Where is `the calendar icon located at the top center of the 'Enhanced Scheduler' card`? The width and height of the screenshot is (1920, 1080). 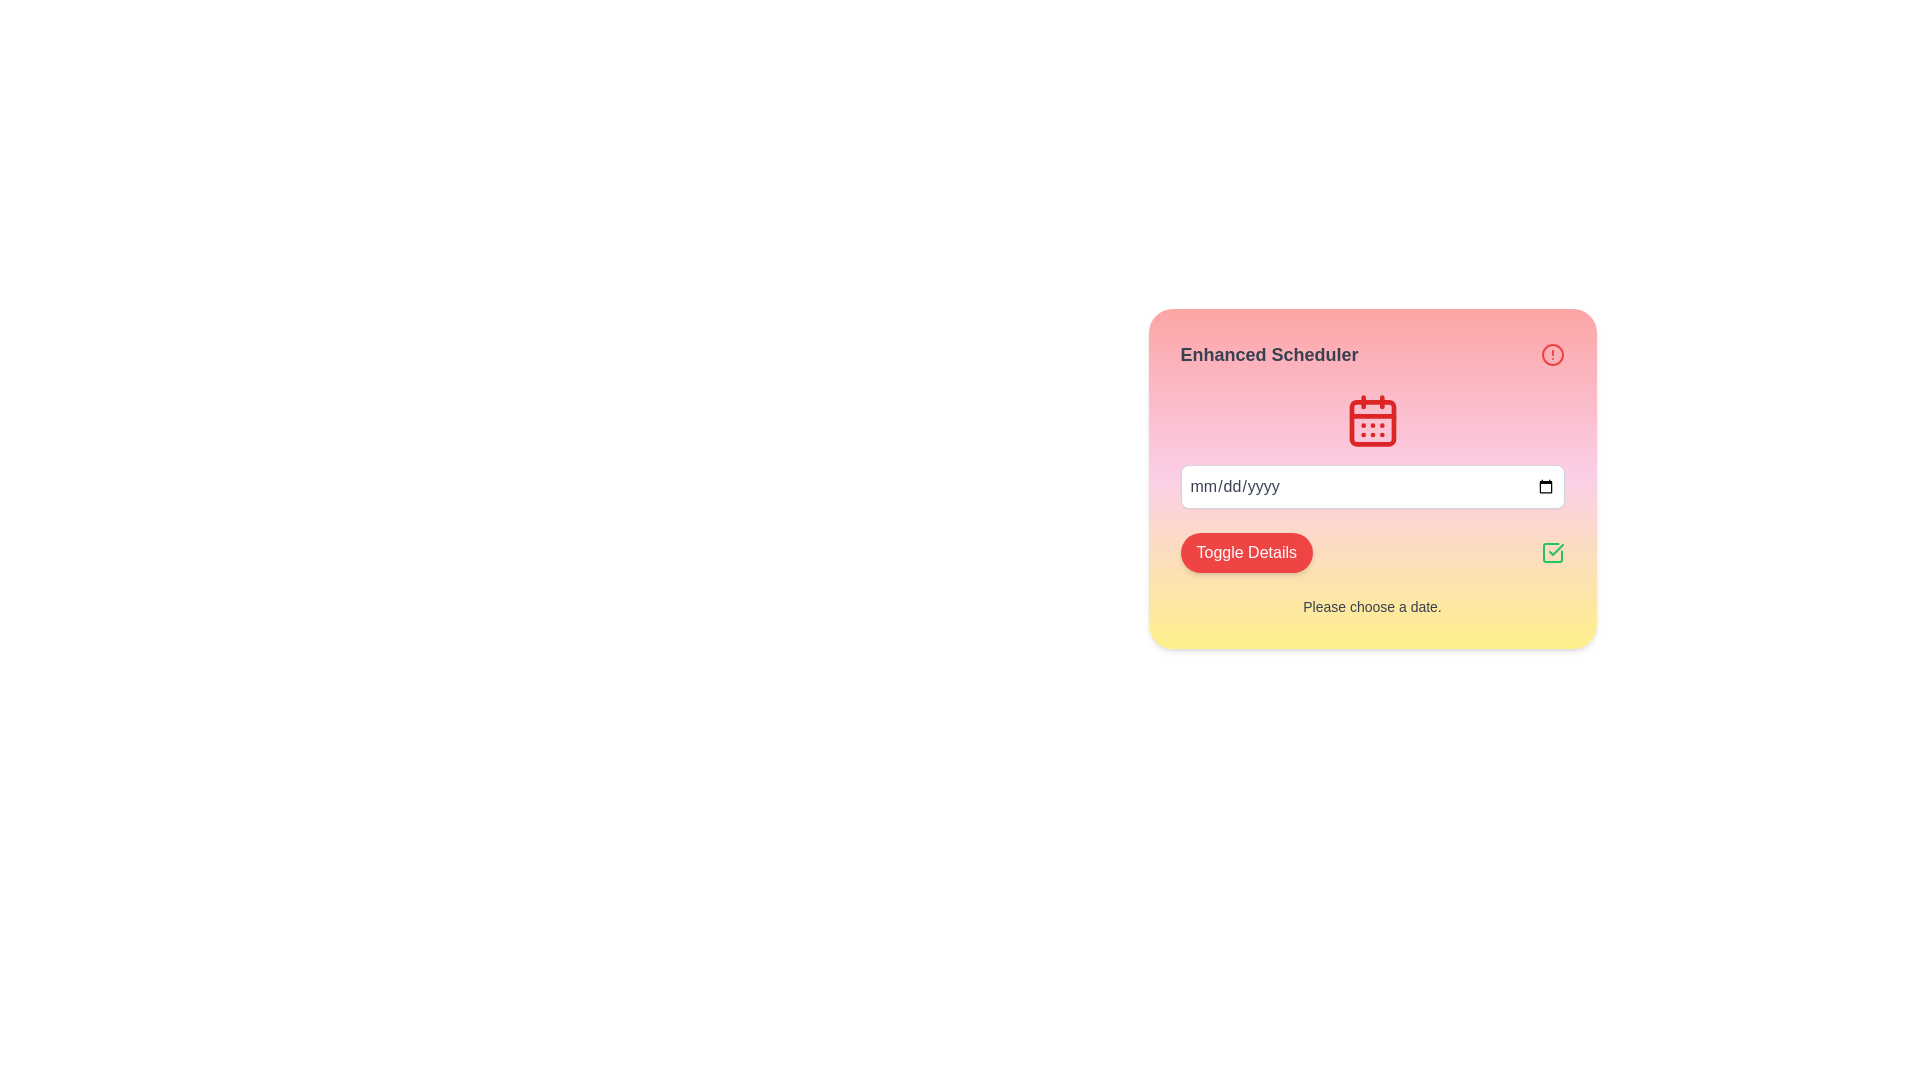 the calendar icon located at the top center of the 'Enhanced Scheduler' card is located at coordinates (1371, 419).